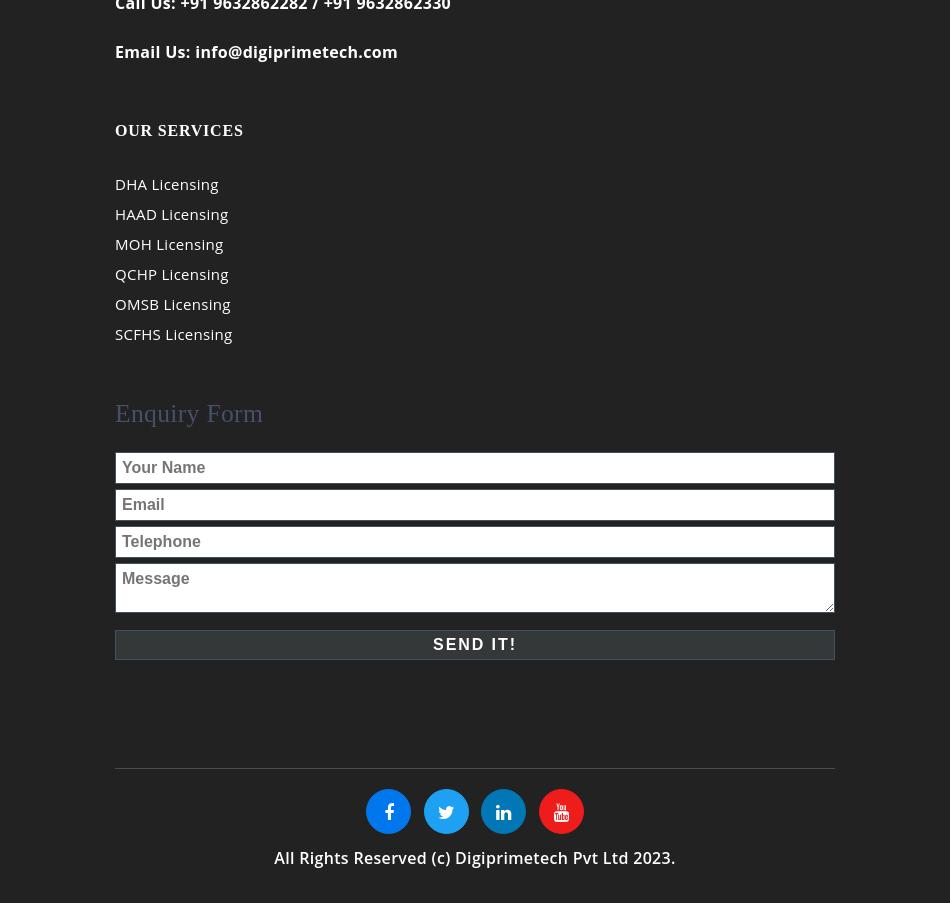  I want to click on 'MOH Licensing', so click(169, 256).